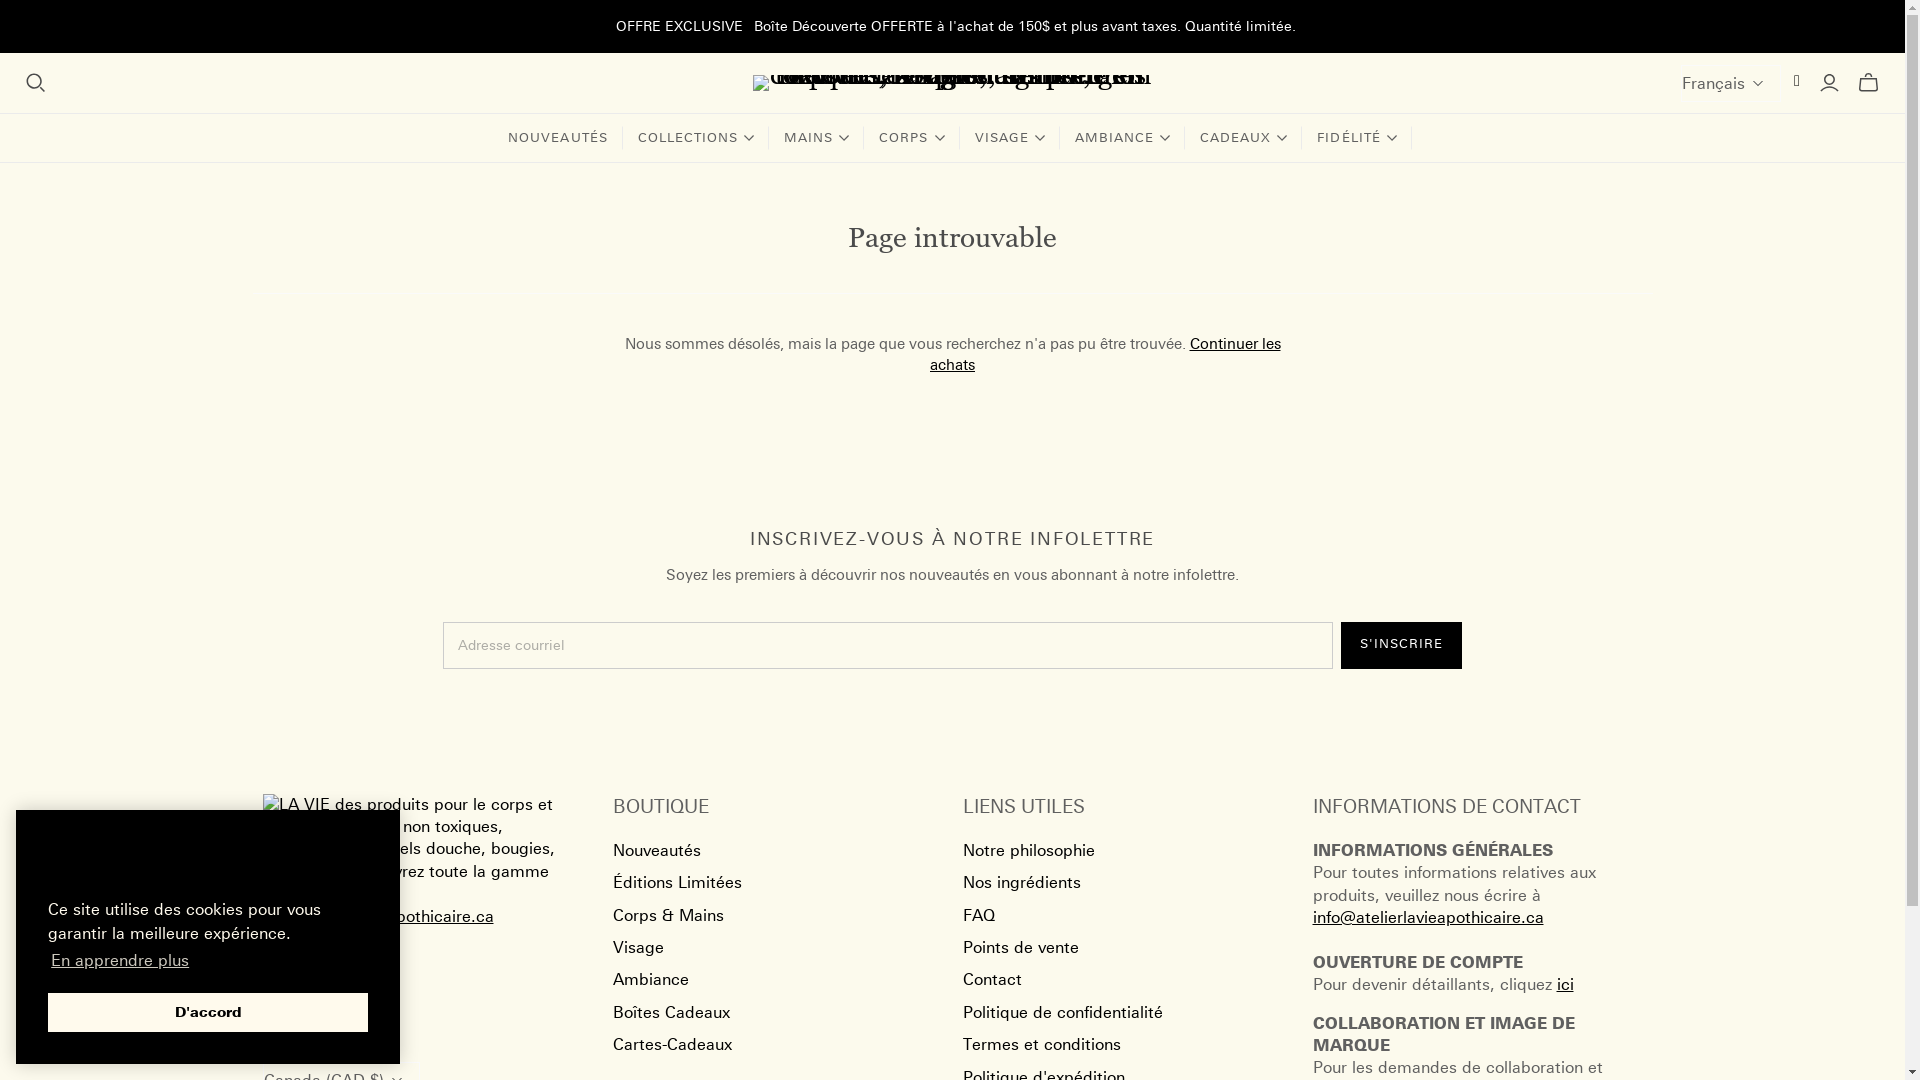  What do you see at coordinates (978, 915) in the screenshot?
I see `'FAQ'` at bounding box center [978, 915].